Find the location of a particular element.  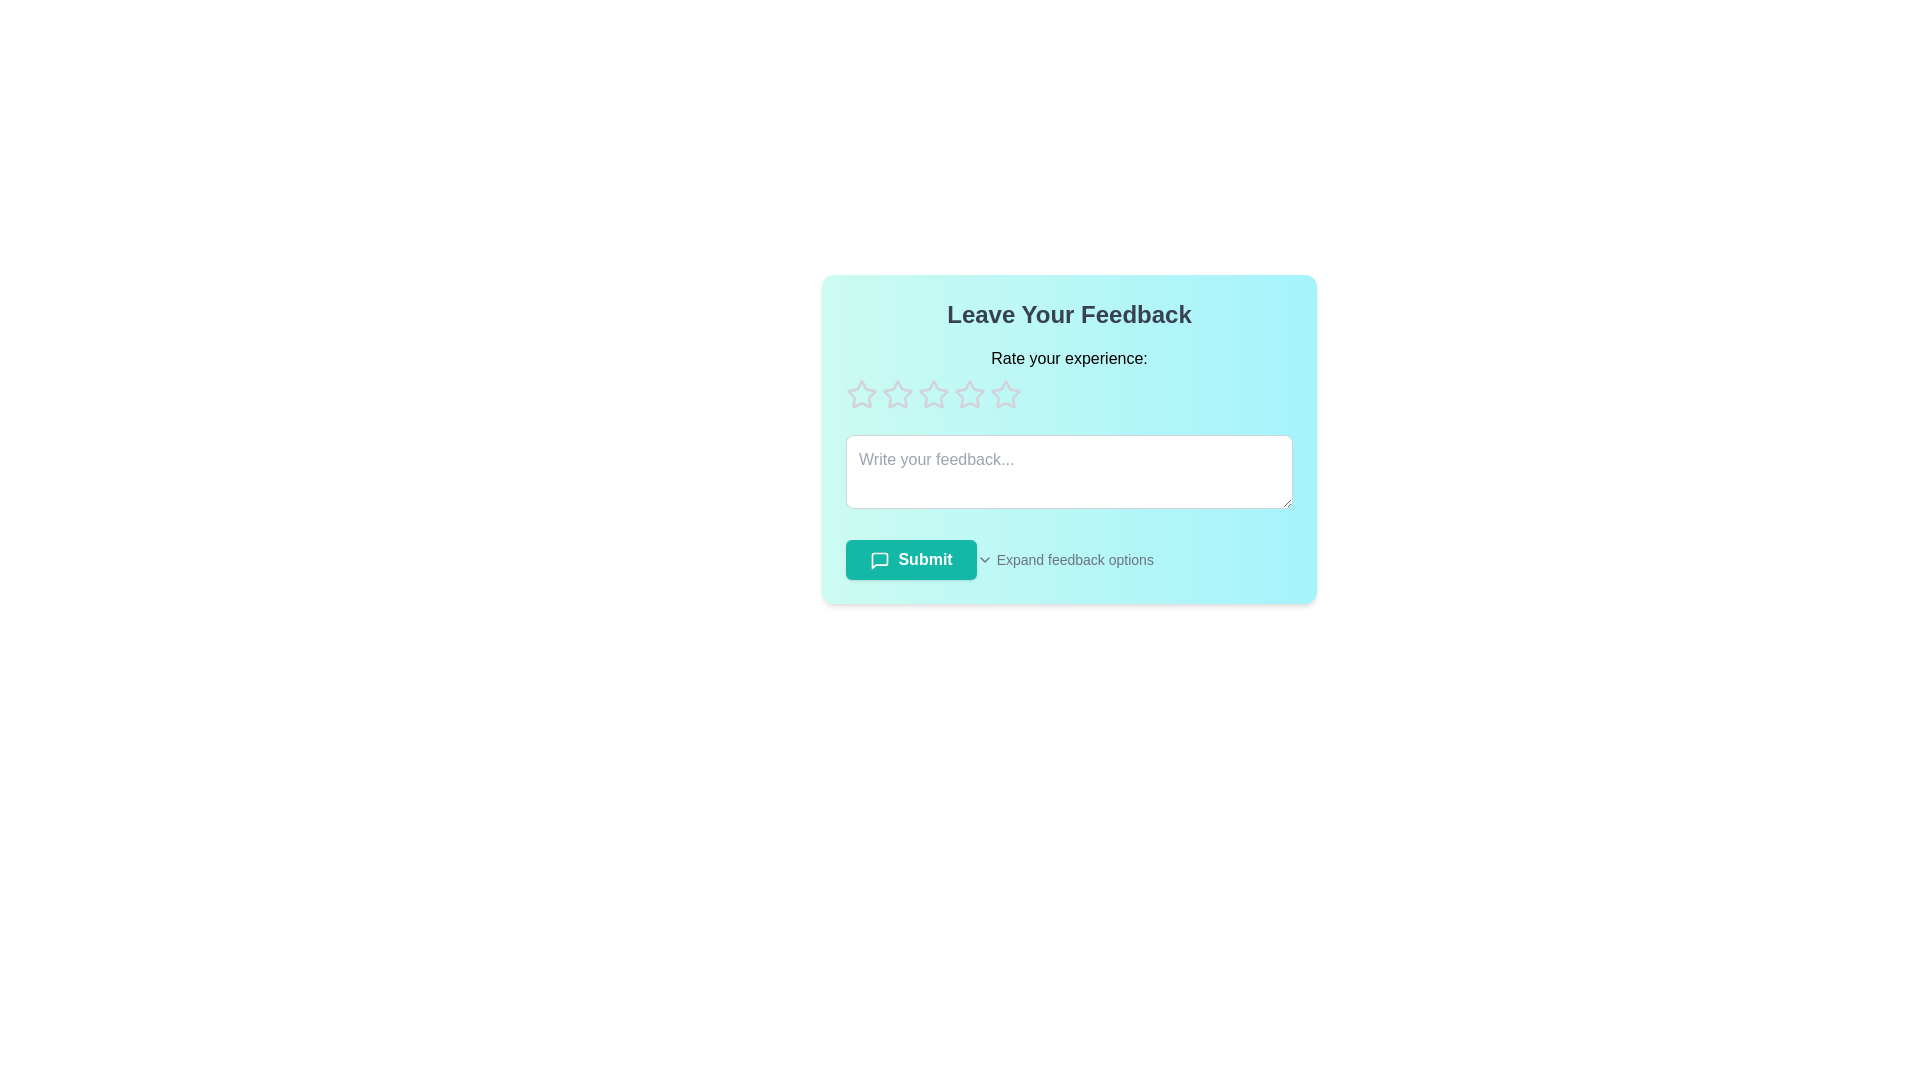

the submission button located in the feedback panel at the bottom-left region is located at coordinates (910, 559).